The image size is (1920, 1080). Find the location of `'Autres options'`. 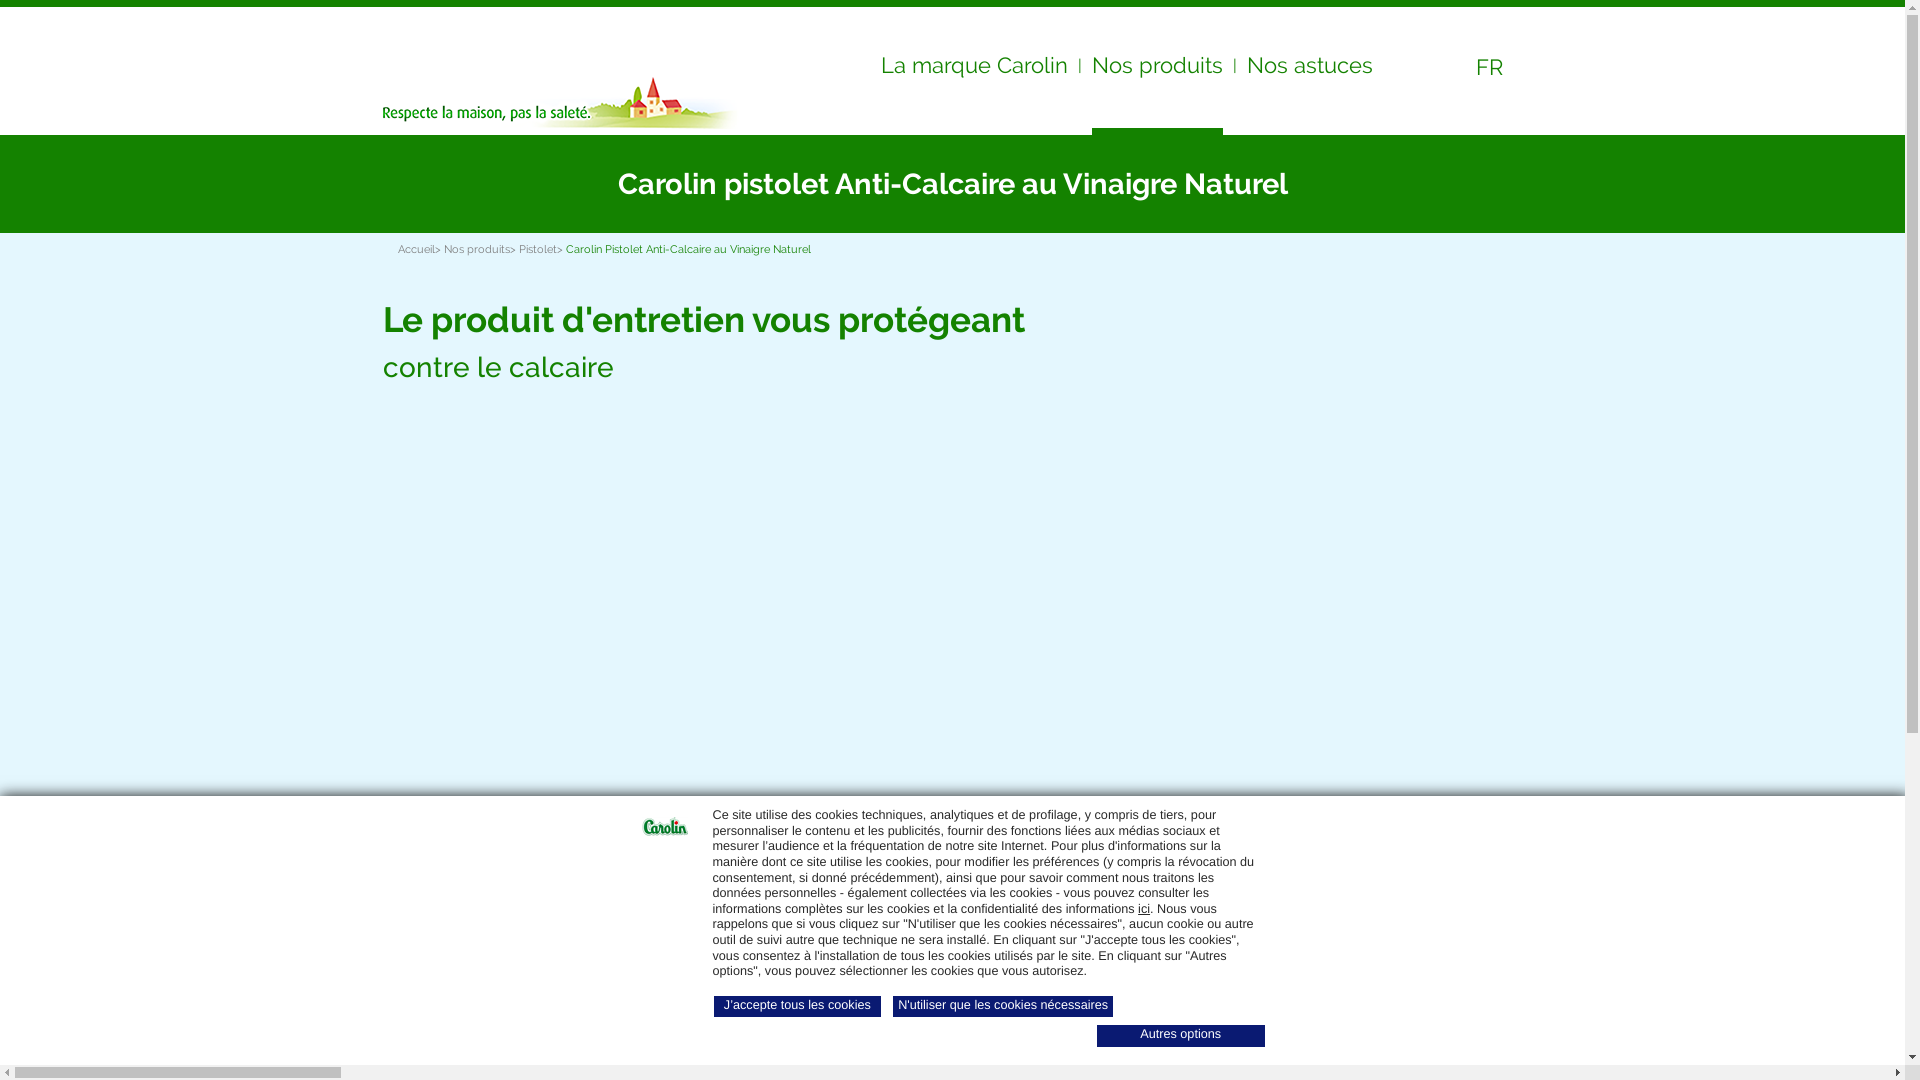

'Autres options' is located at coordinates (1180, 1035).